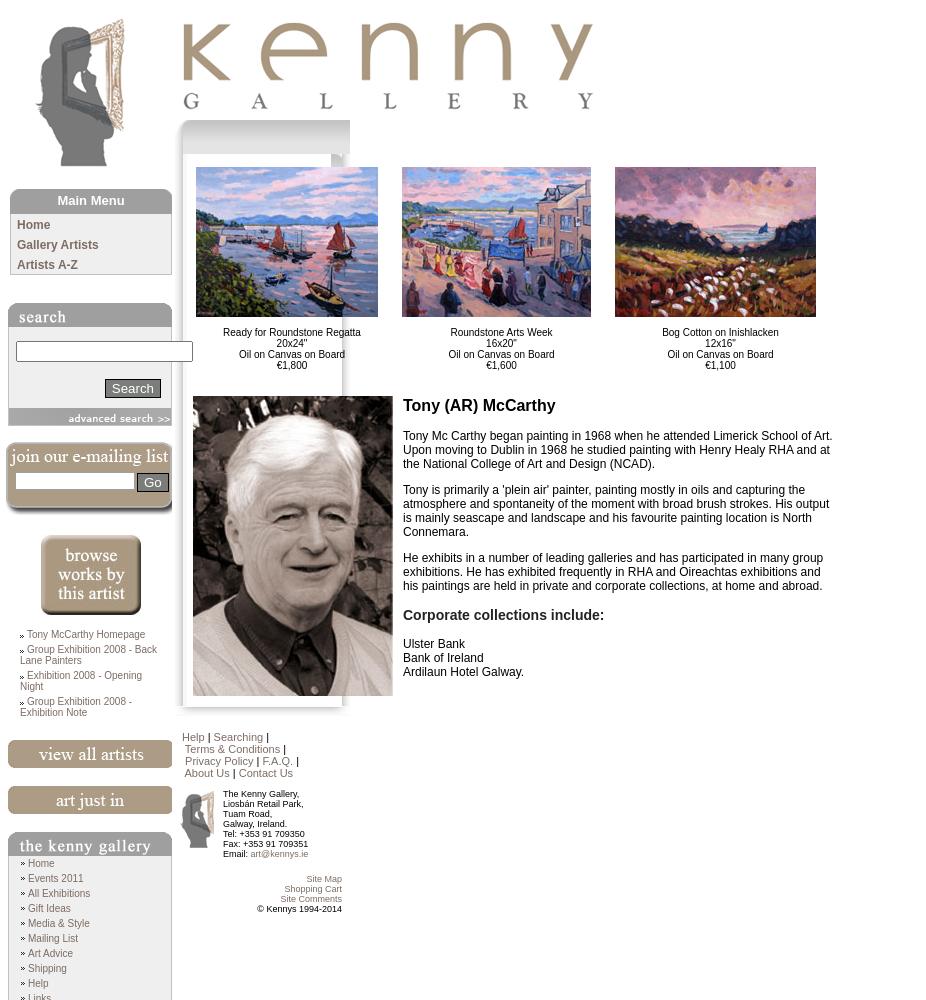  I want to click on 'Group Exhibition 2008 - Back Lane Painters', so click(19, 655).